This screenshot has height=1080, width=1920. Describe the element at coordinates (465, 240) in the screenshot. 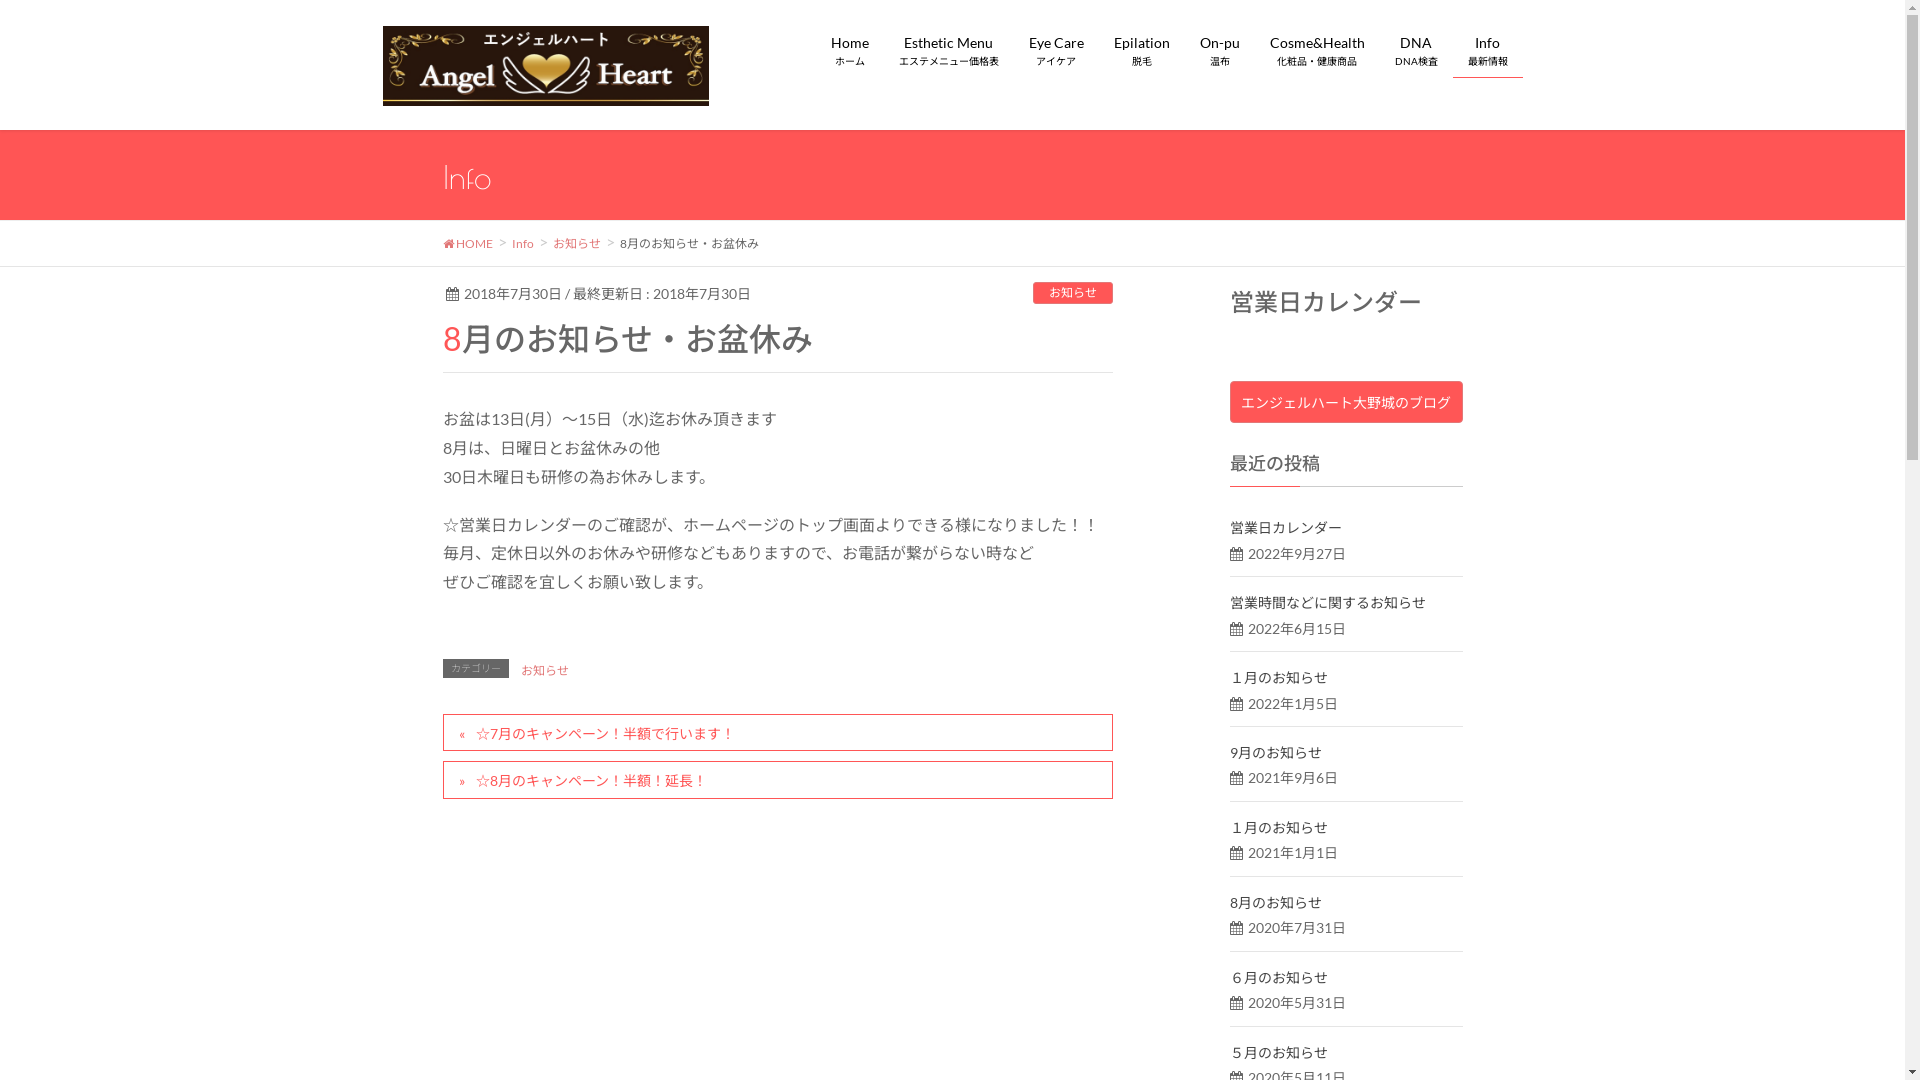

I see `'HOME'` at that location.